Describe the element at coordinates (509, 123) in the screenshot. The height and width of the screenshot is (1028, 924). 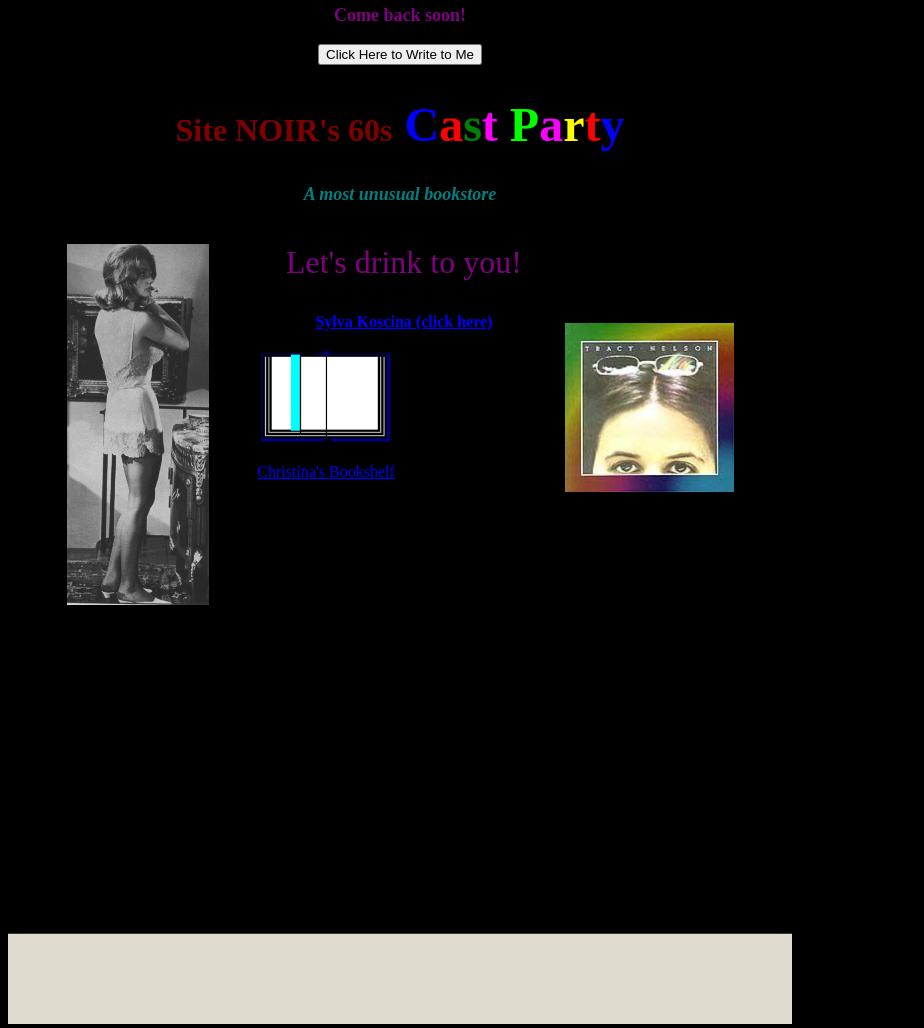
I see `'P'` at that location.